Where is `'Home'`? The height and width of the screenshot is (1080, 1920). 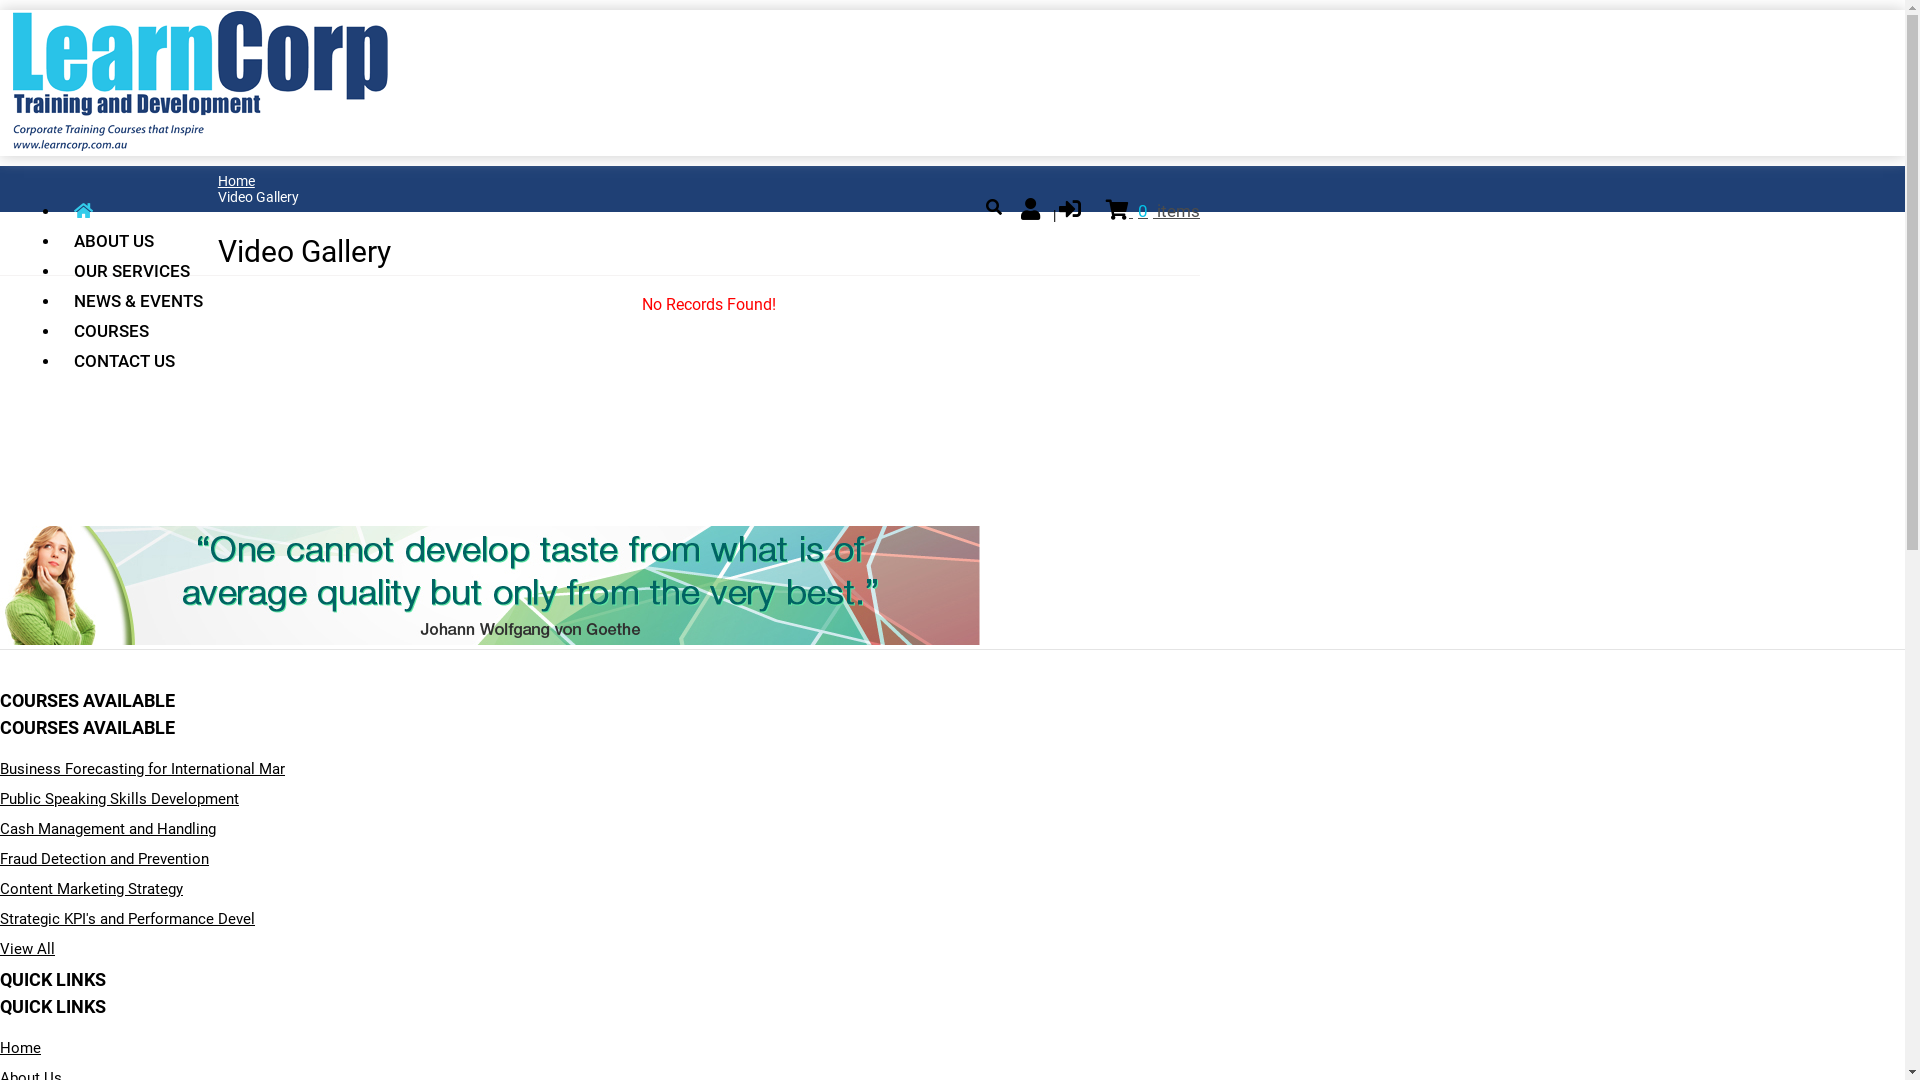
'Home' is located at coordinates (20, 1047).